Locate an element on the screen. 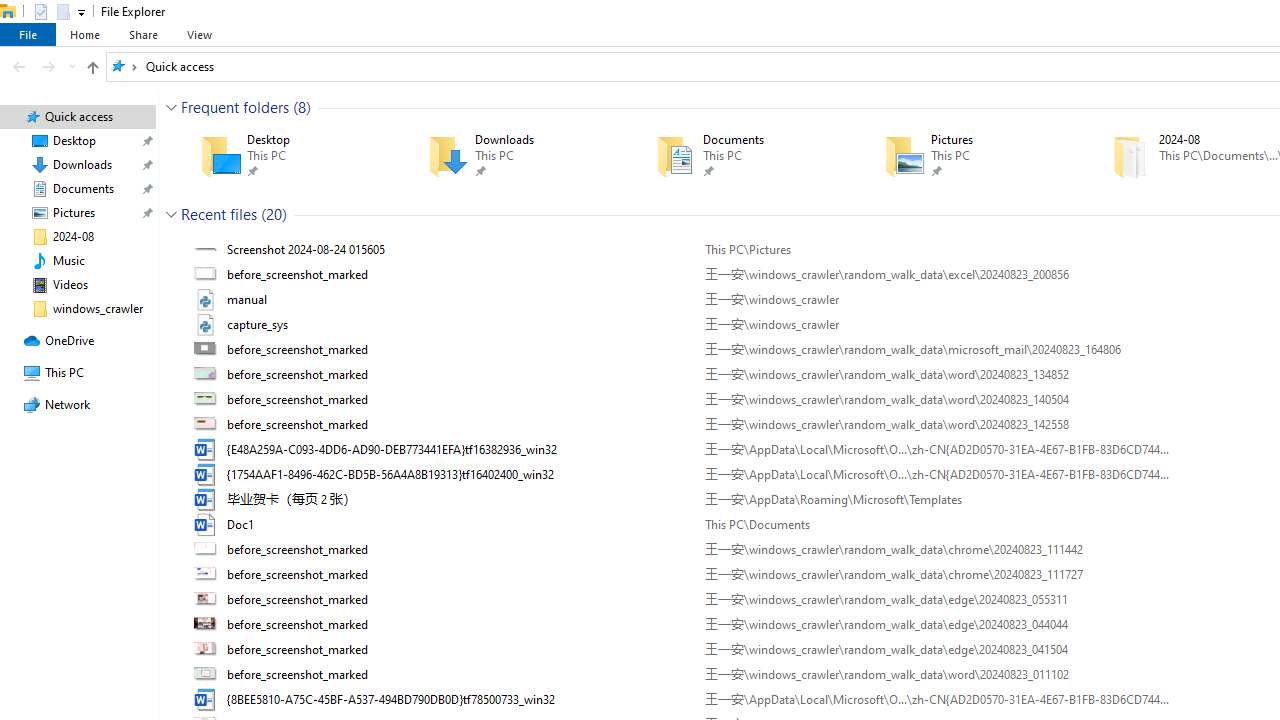  'Home' is located at coordinates (84, 34).